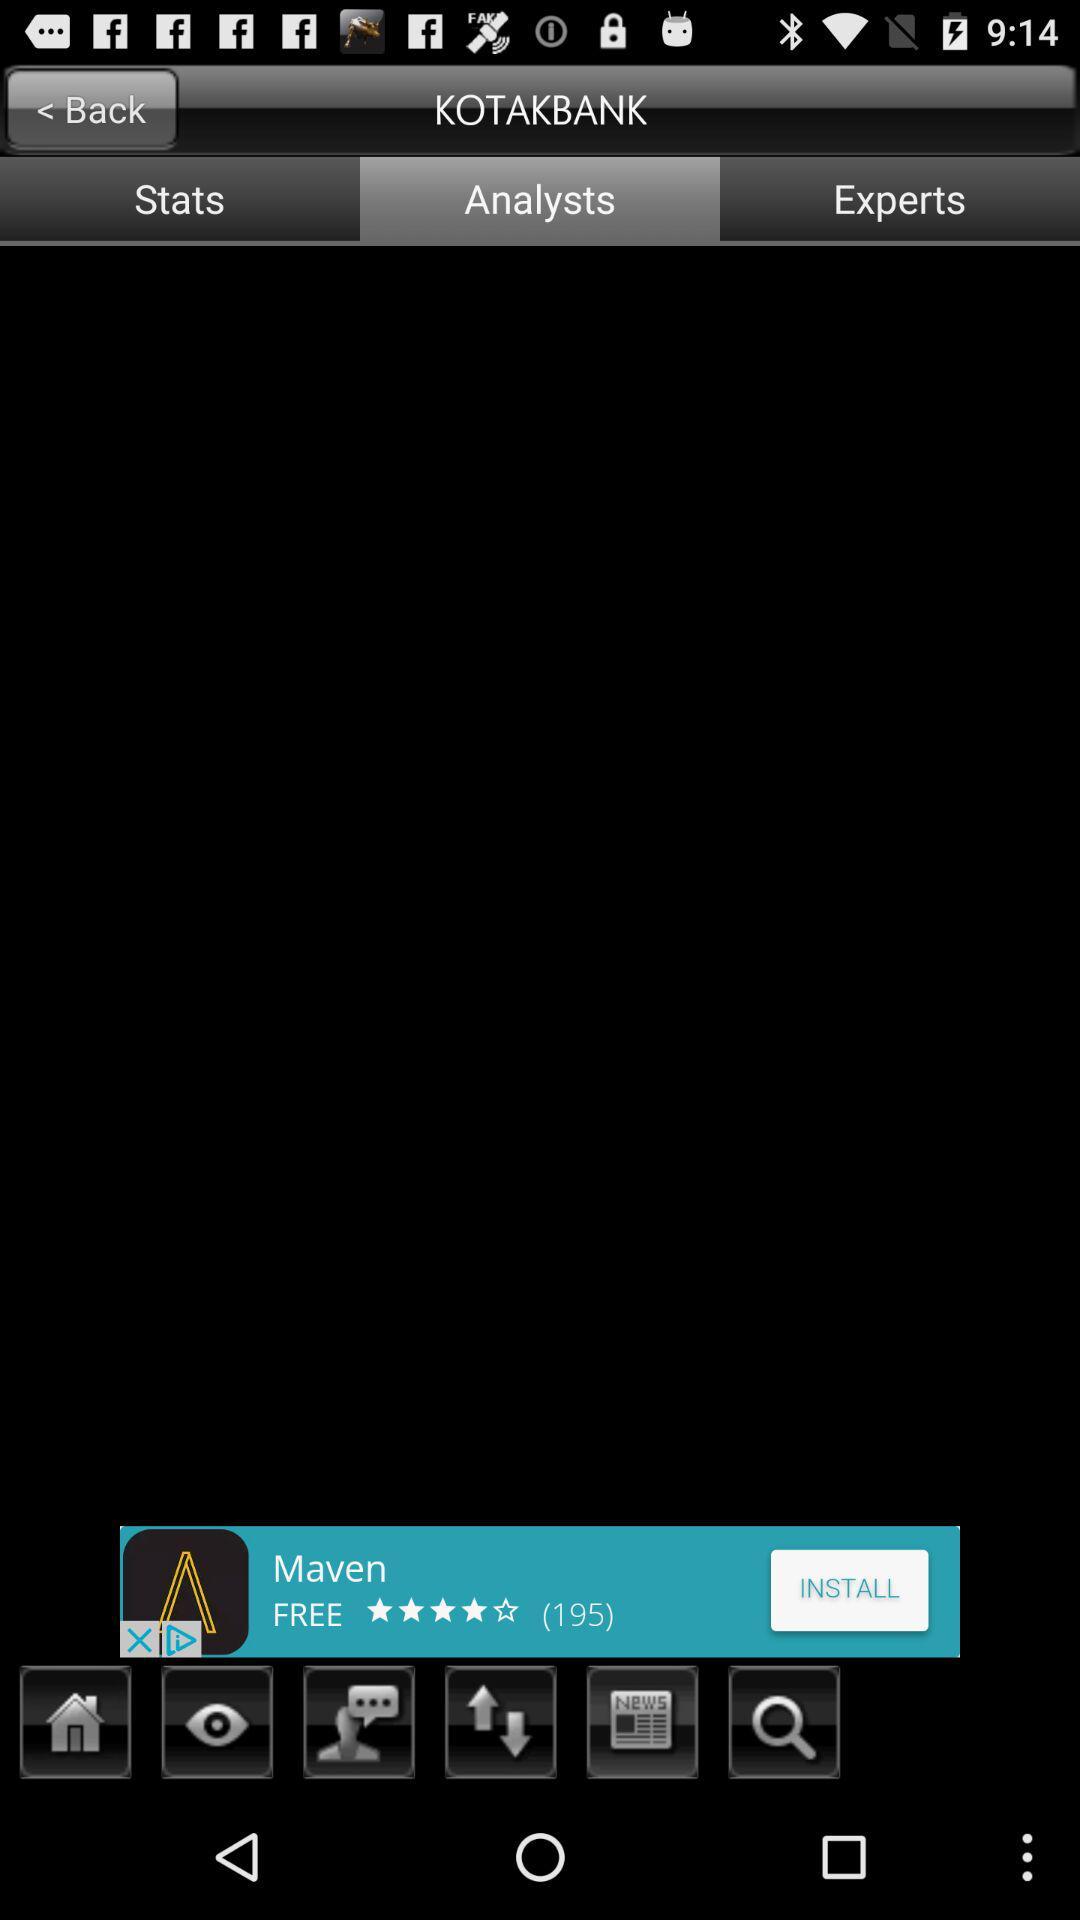  What do you see at coordinates (217, 1727) in the screenshot?
I see `eye` at bounding box center [217, 1727].